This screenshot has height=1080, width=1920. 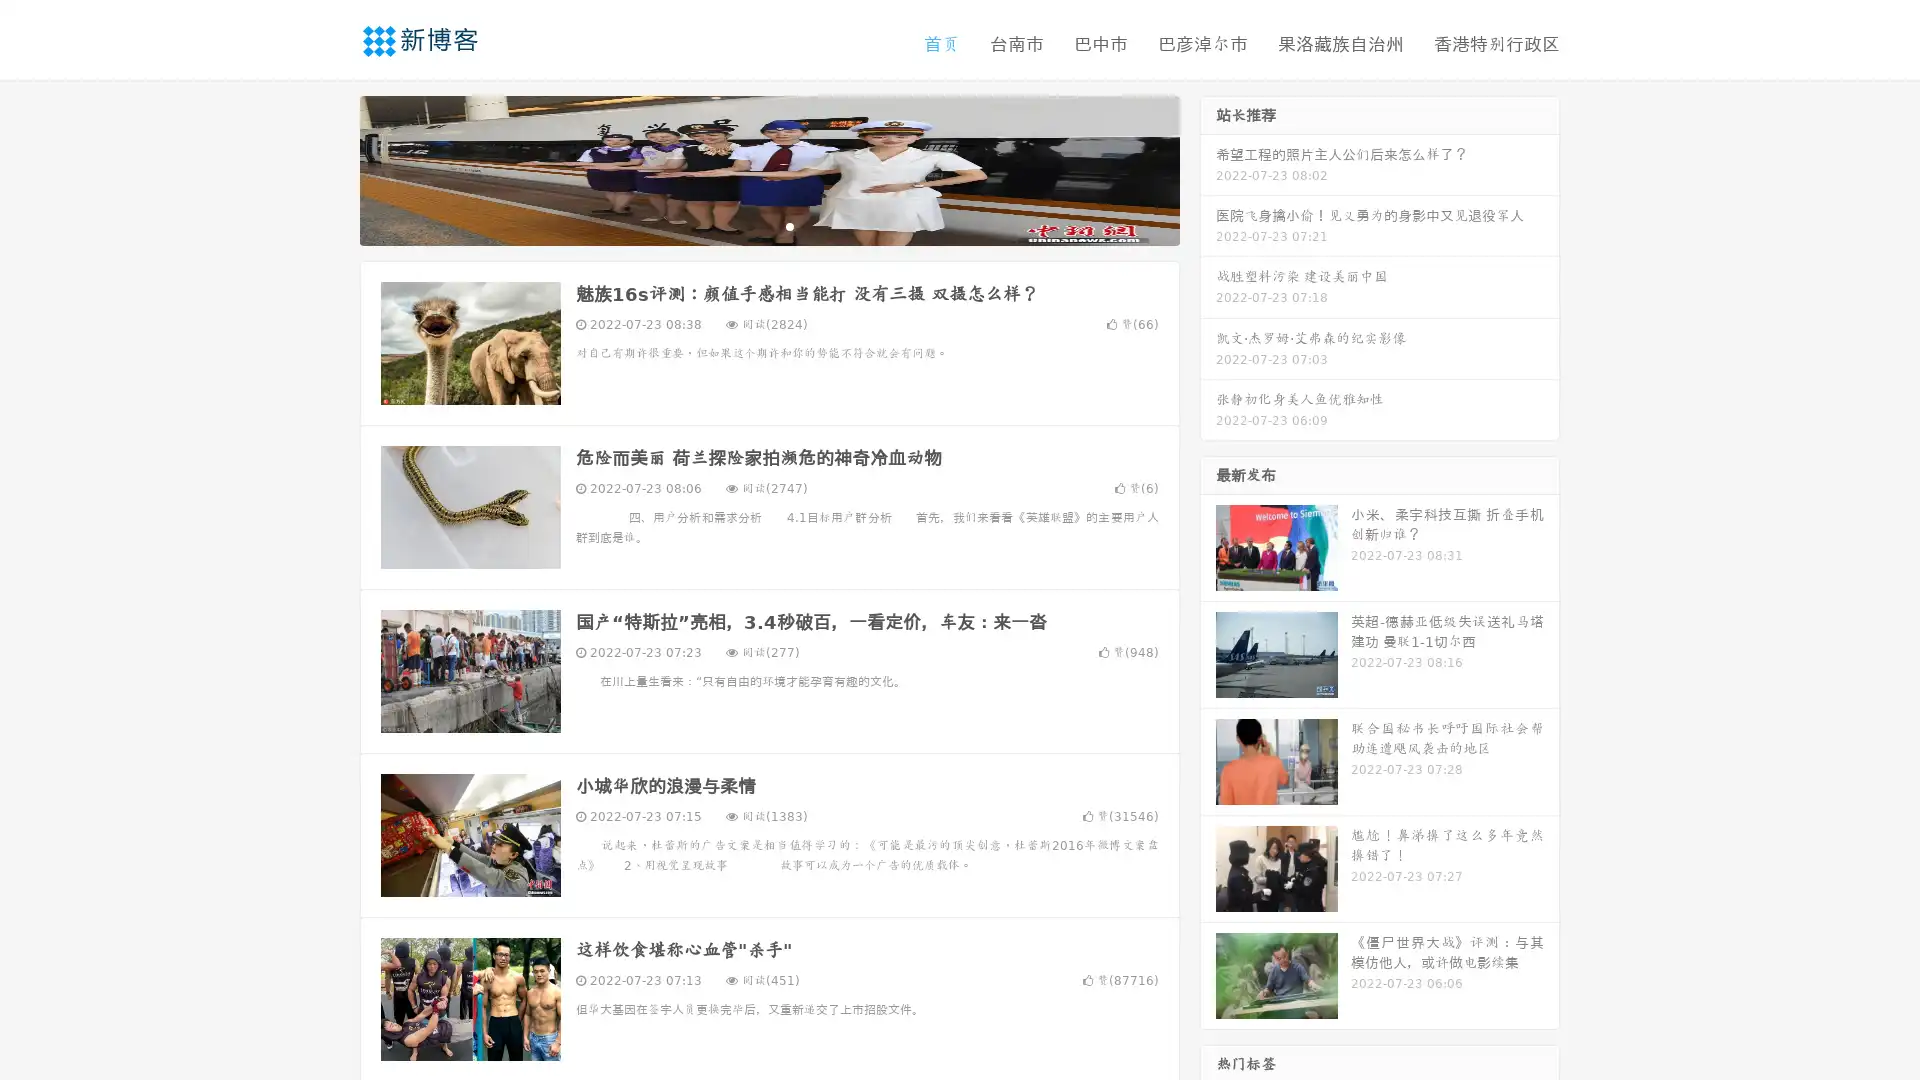 I want to click on Previous slide, so click(x=330, y=168).